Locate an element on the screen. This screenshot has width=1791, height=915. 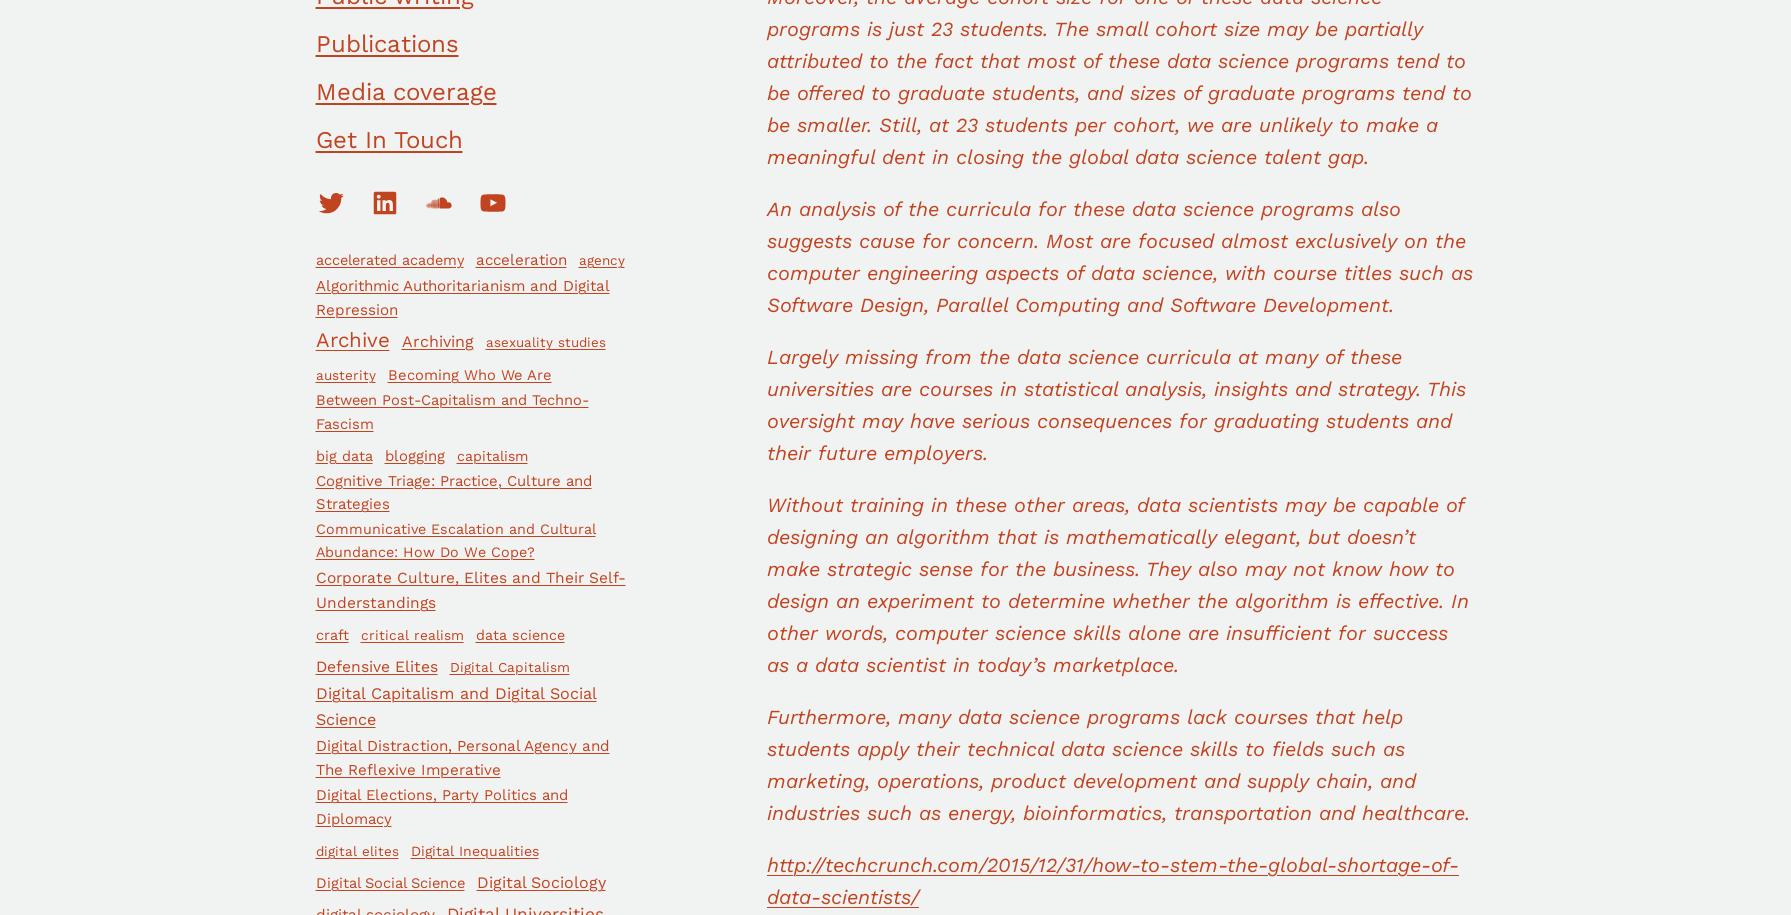
'agency' is located at coordinates (601, 259).